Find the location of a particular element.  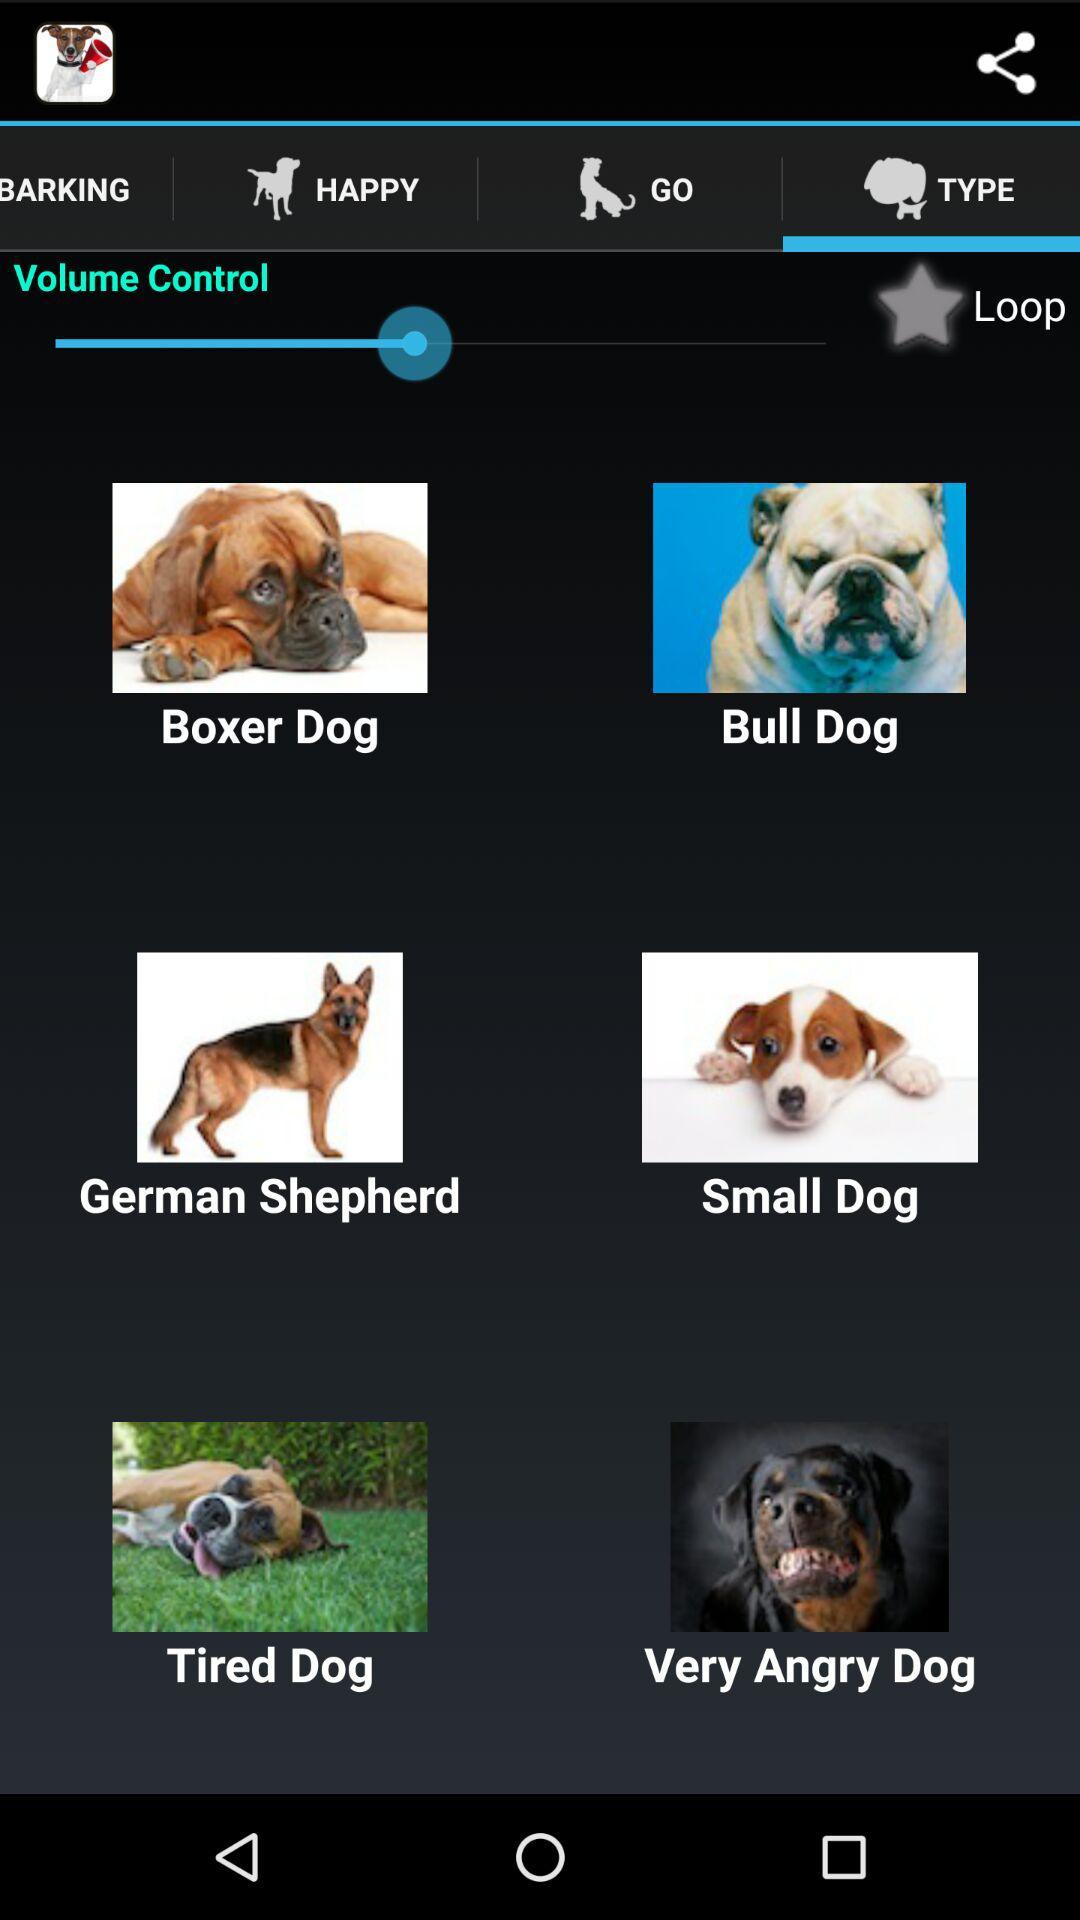

boxer dog button is located at coordinates (270, 618).